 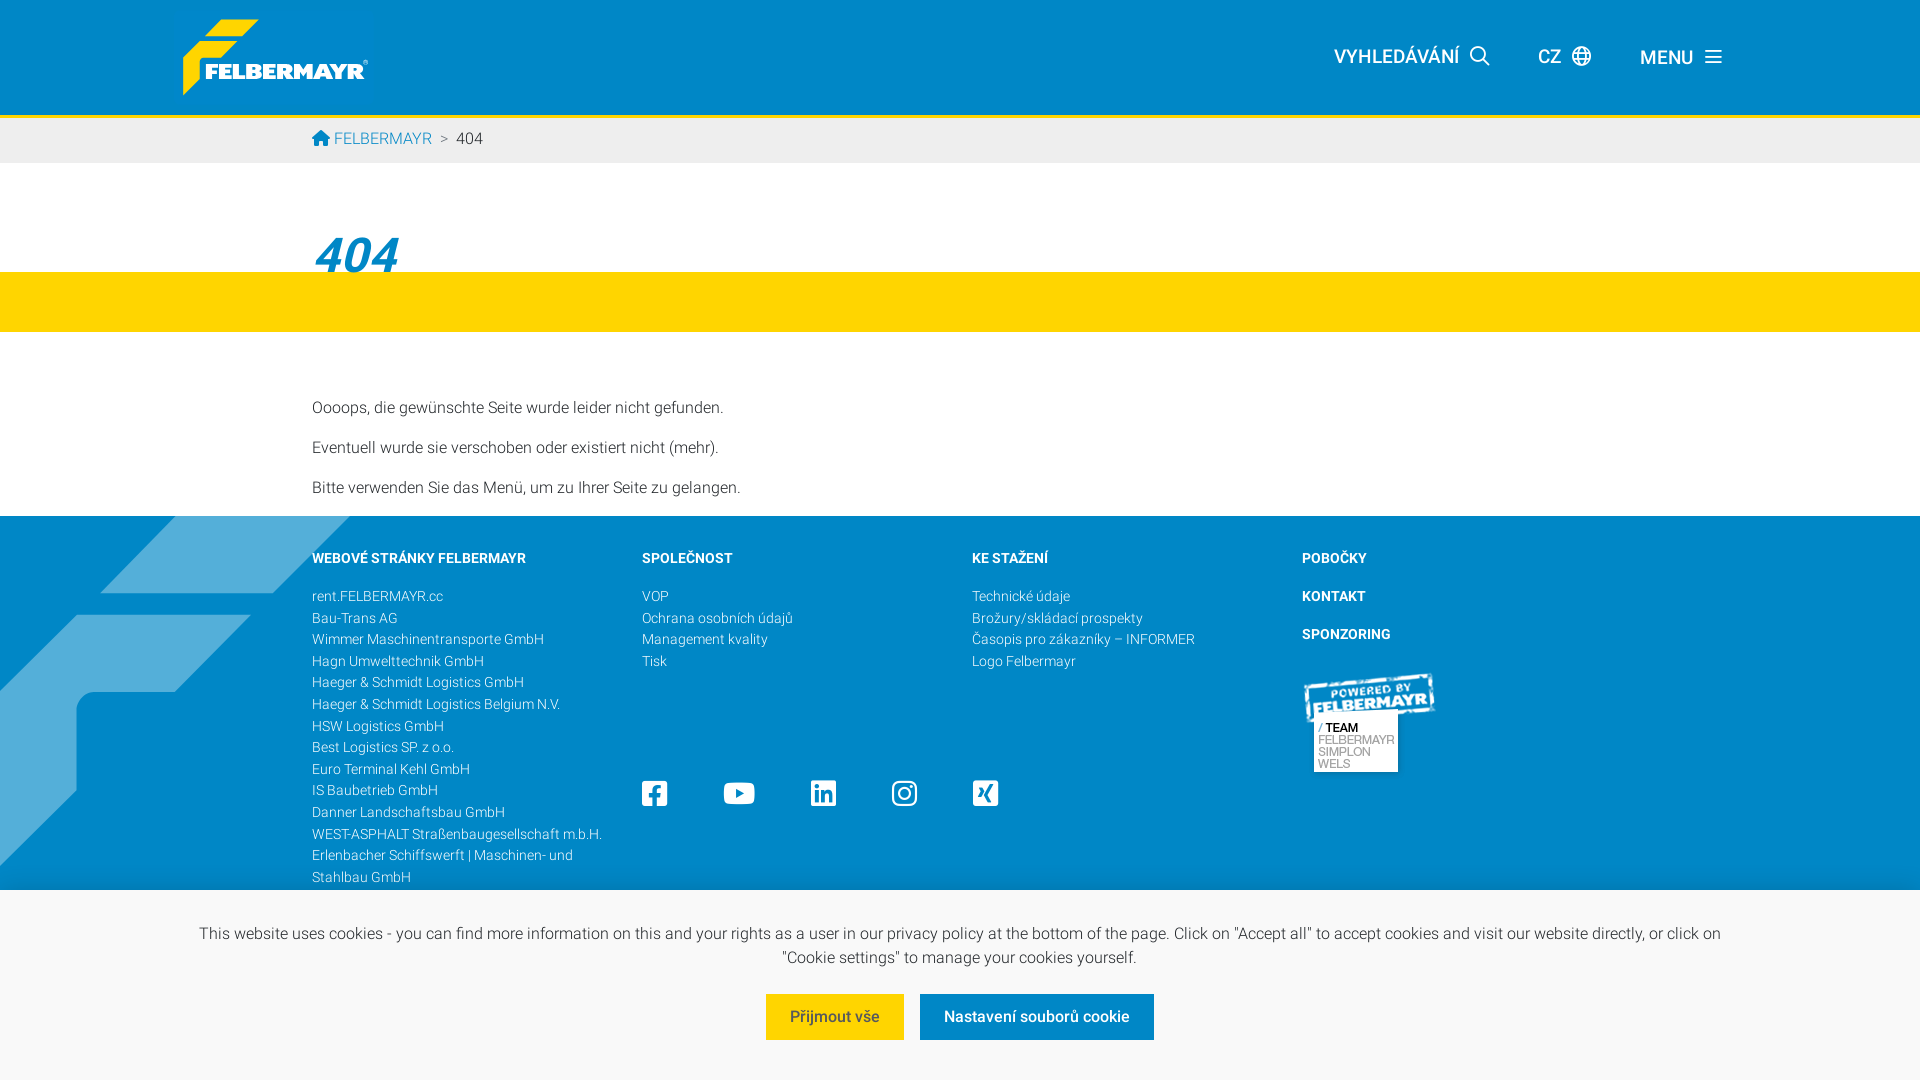 What do you see at coordinates (441, 865) in the screenshot?
I see `'Erlenbacher Schiffswerft | Maschinen- und Stahlbau GmbH'` at bounding box center [441, 865].